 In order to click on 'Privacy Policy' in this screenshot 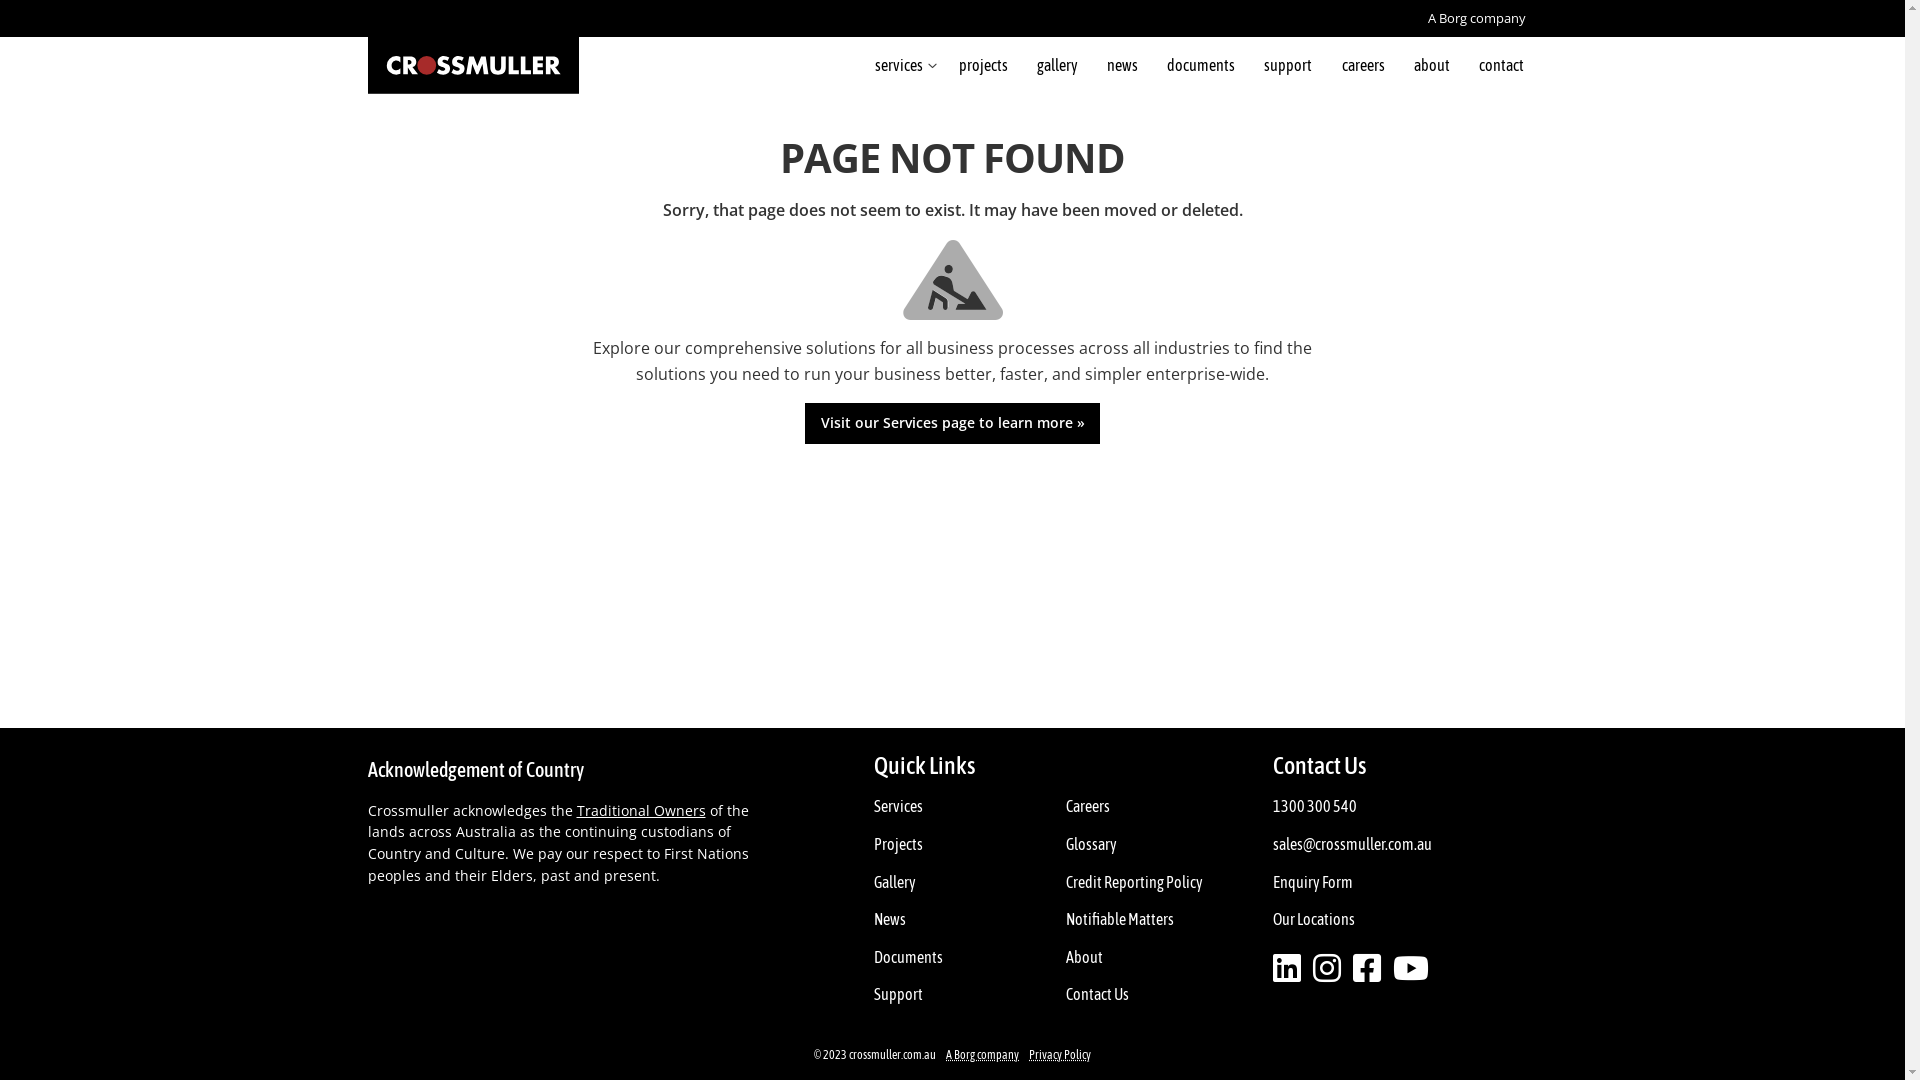, I will do `click(1059, 1054)`.